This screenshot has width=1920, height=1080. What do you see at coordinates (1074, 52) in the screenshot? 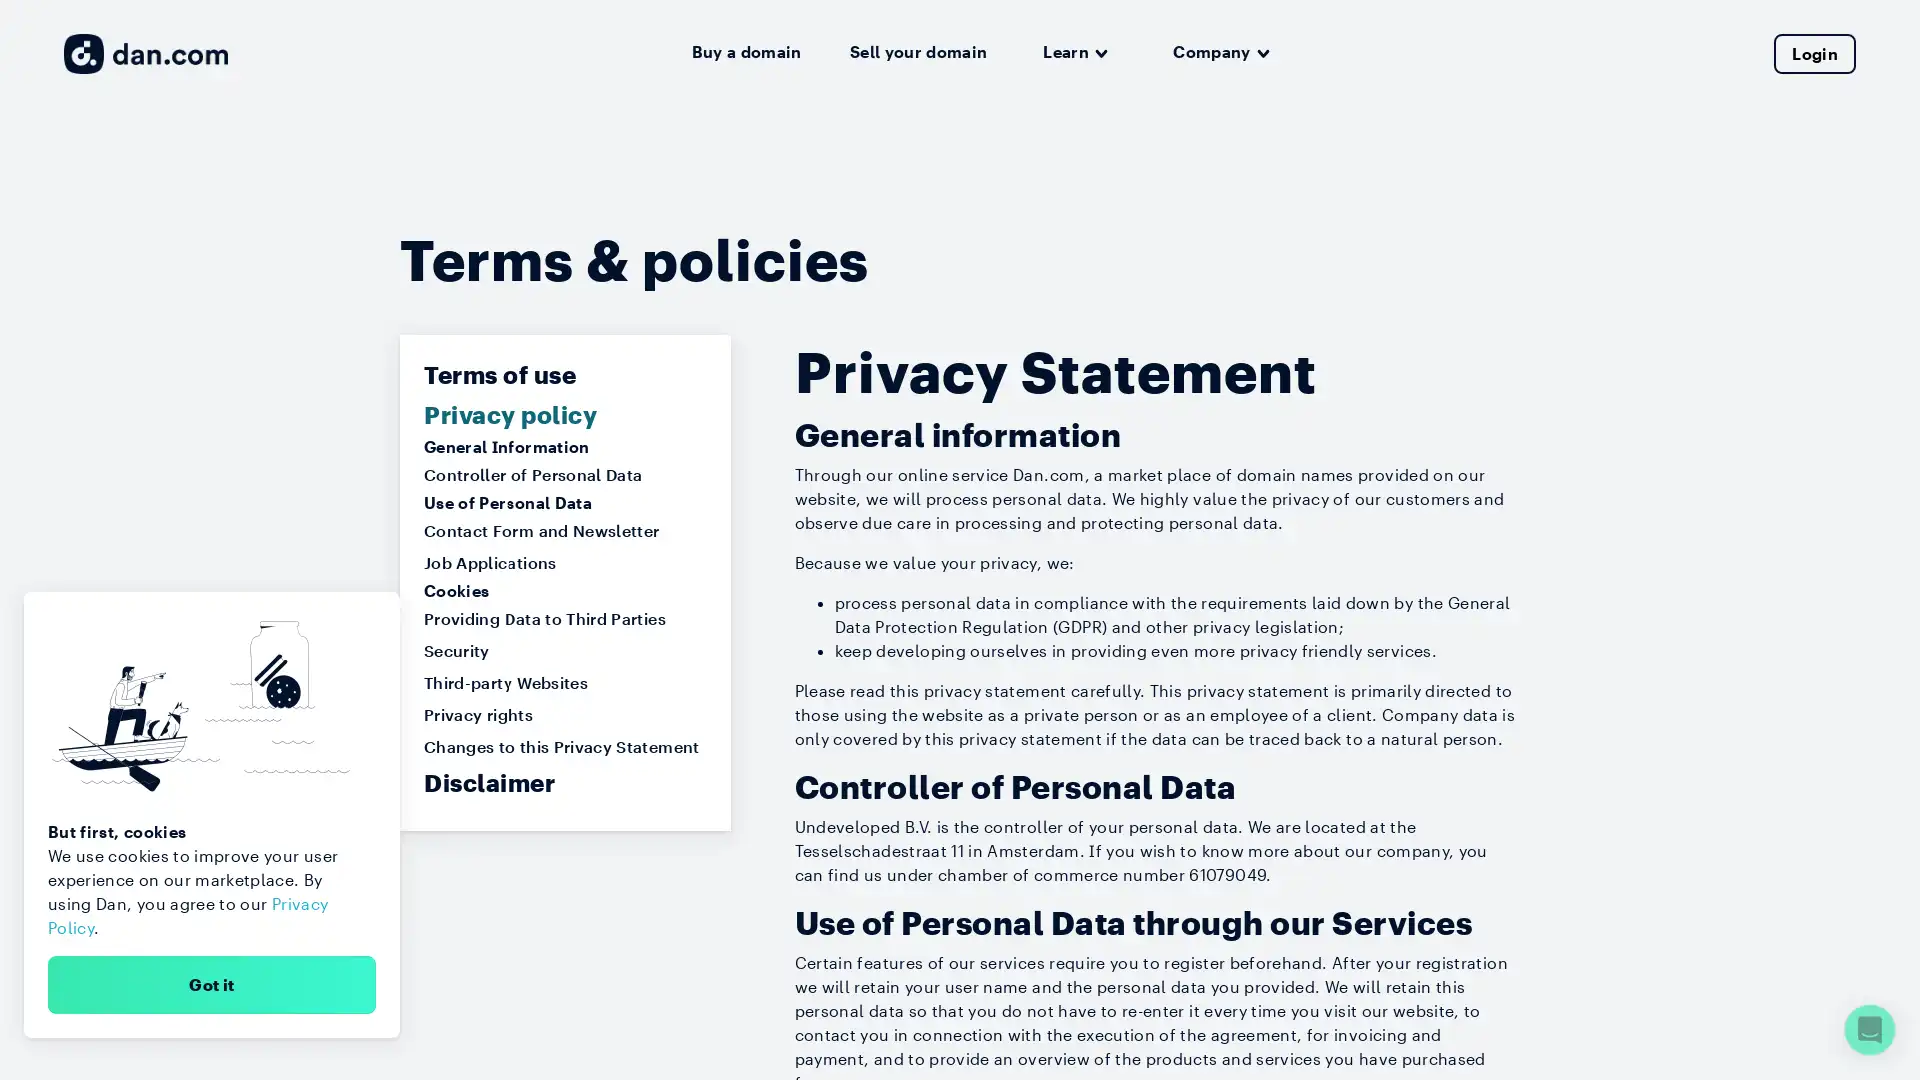
I see `Learn` at bounding box center [1074, 52].